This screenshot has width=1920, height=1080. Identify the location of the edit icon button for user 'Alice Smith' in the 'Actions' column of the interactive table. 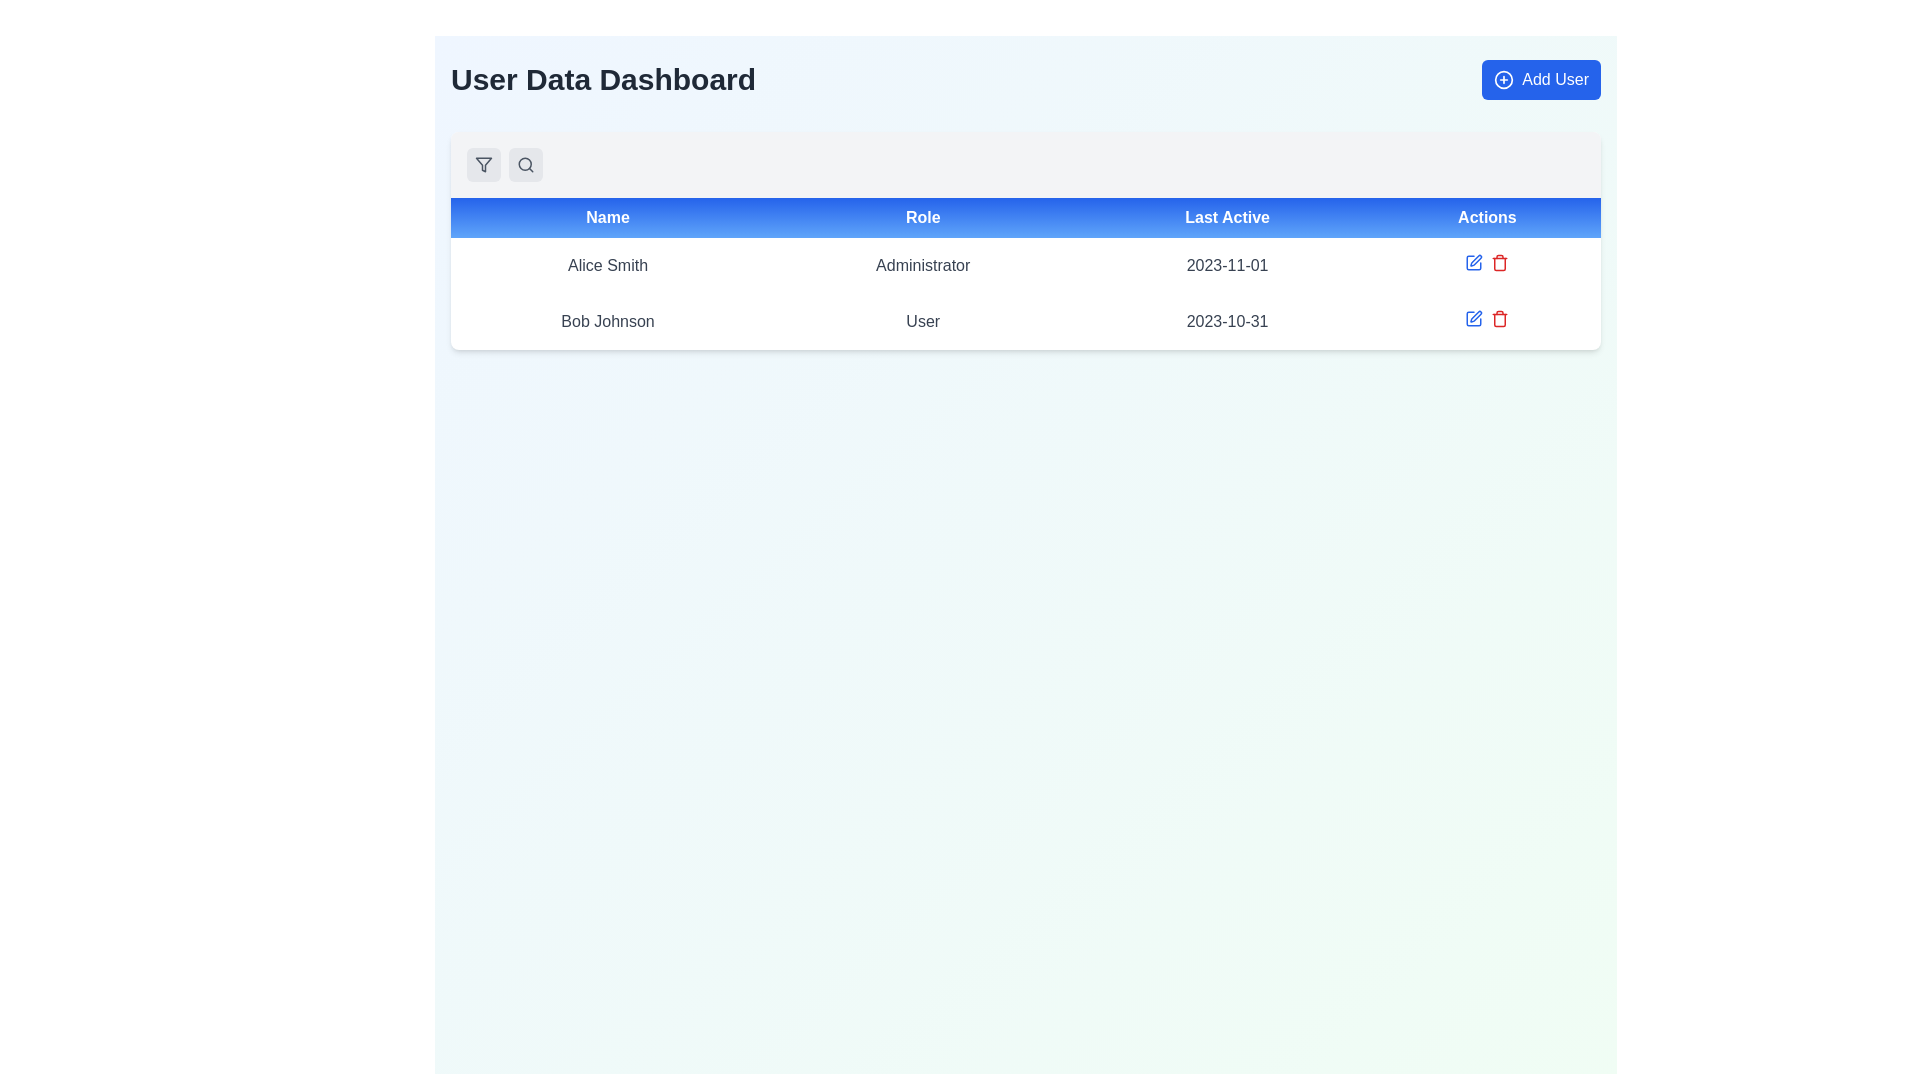
(1476, 259).